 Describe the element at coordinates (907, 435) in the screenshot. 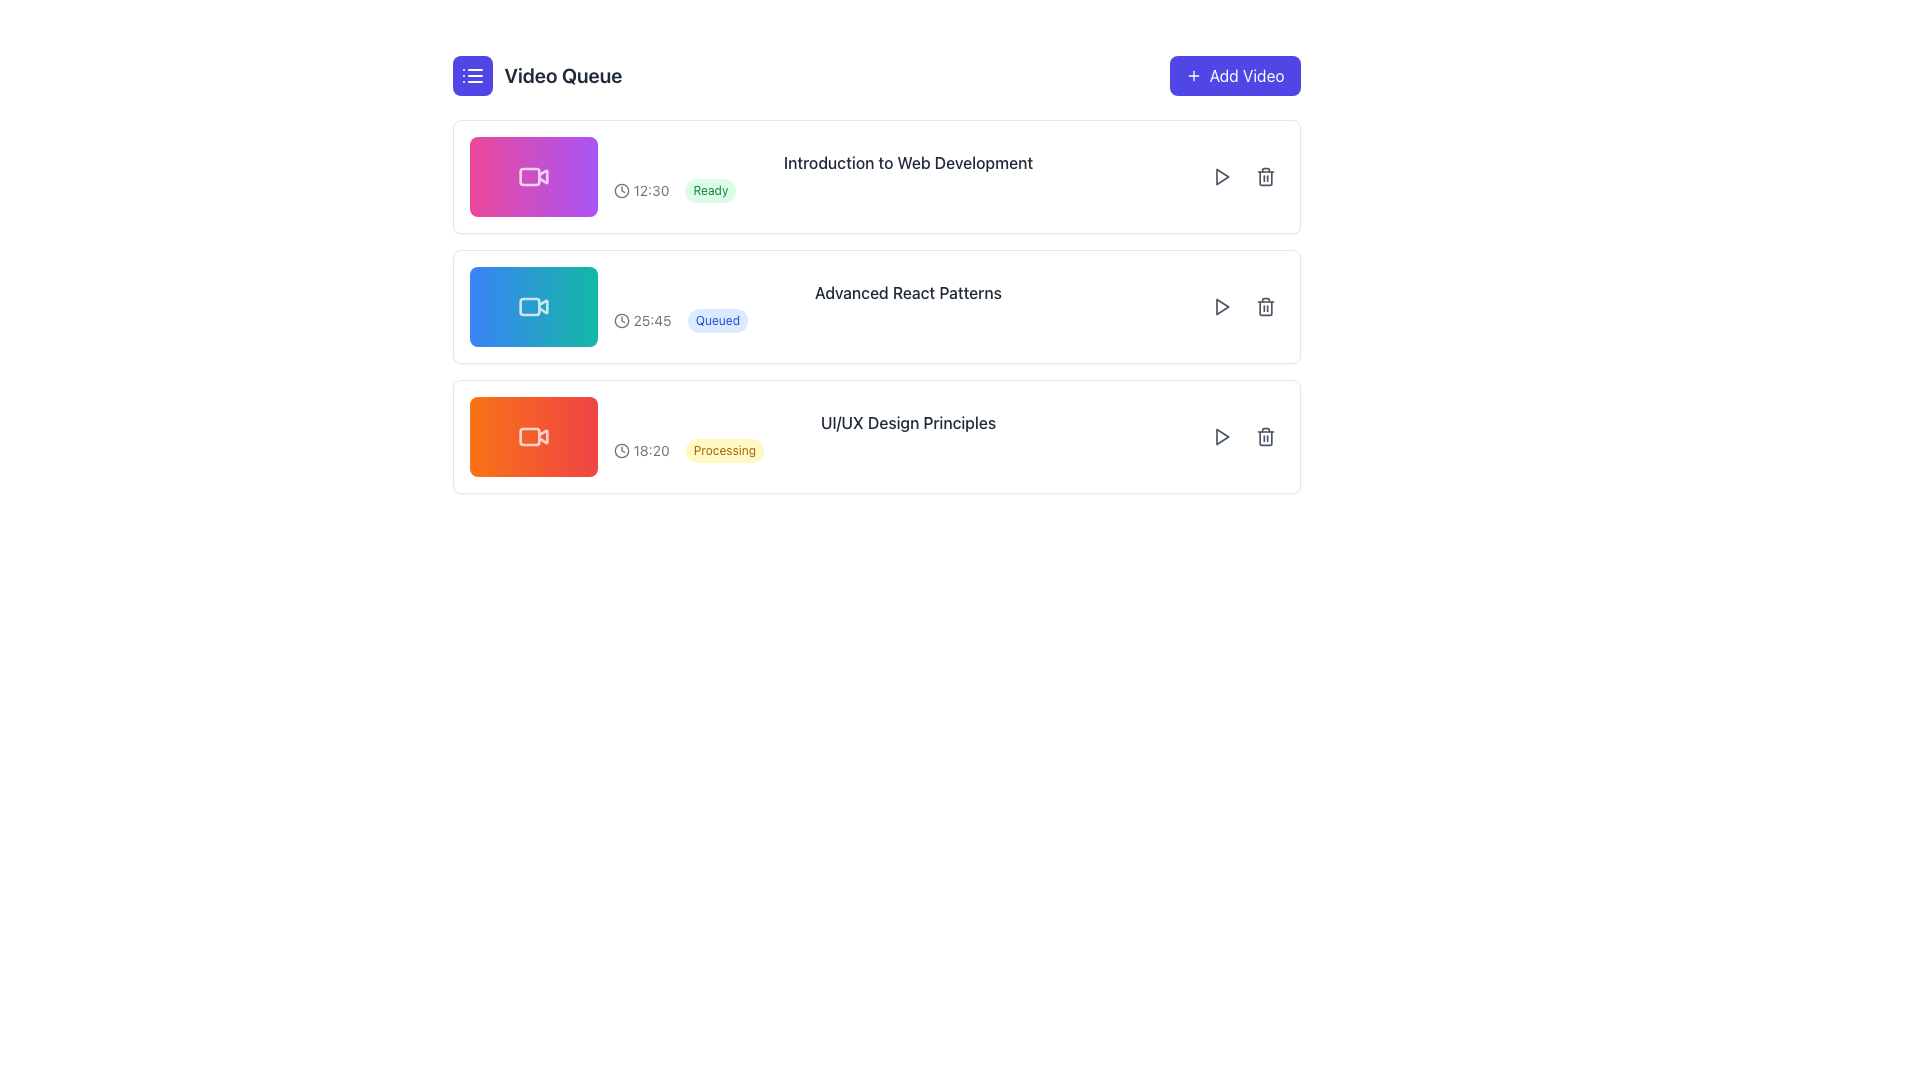

I see `the informational display element that indicates the video entitled 'UI/UX Design Principles' with a duration of '18:20' and its processing status, located in the third row of the list, to the right of the red-orange rectangle containing a video icon` at that location.